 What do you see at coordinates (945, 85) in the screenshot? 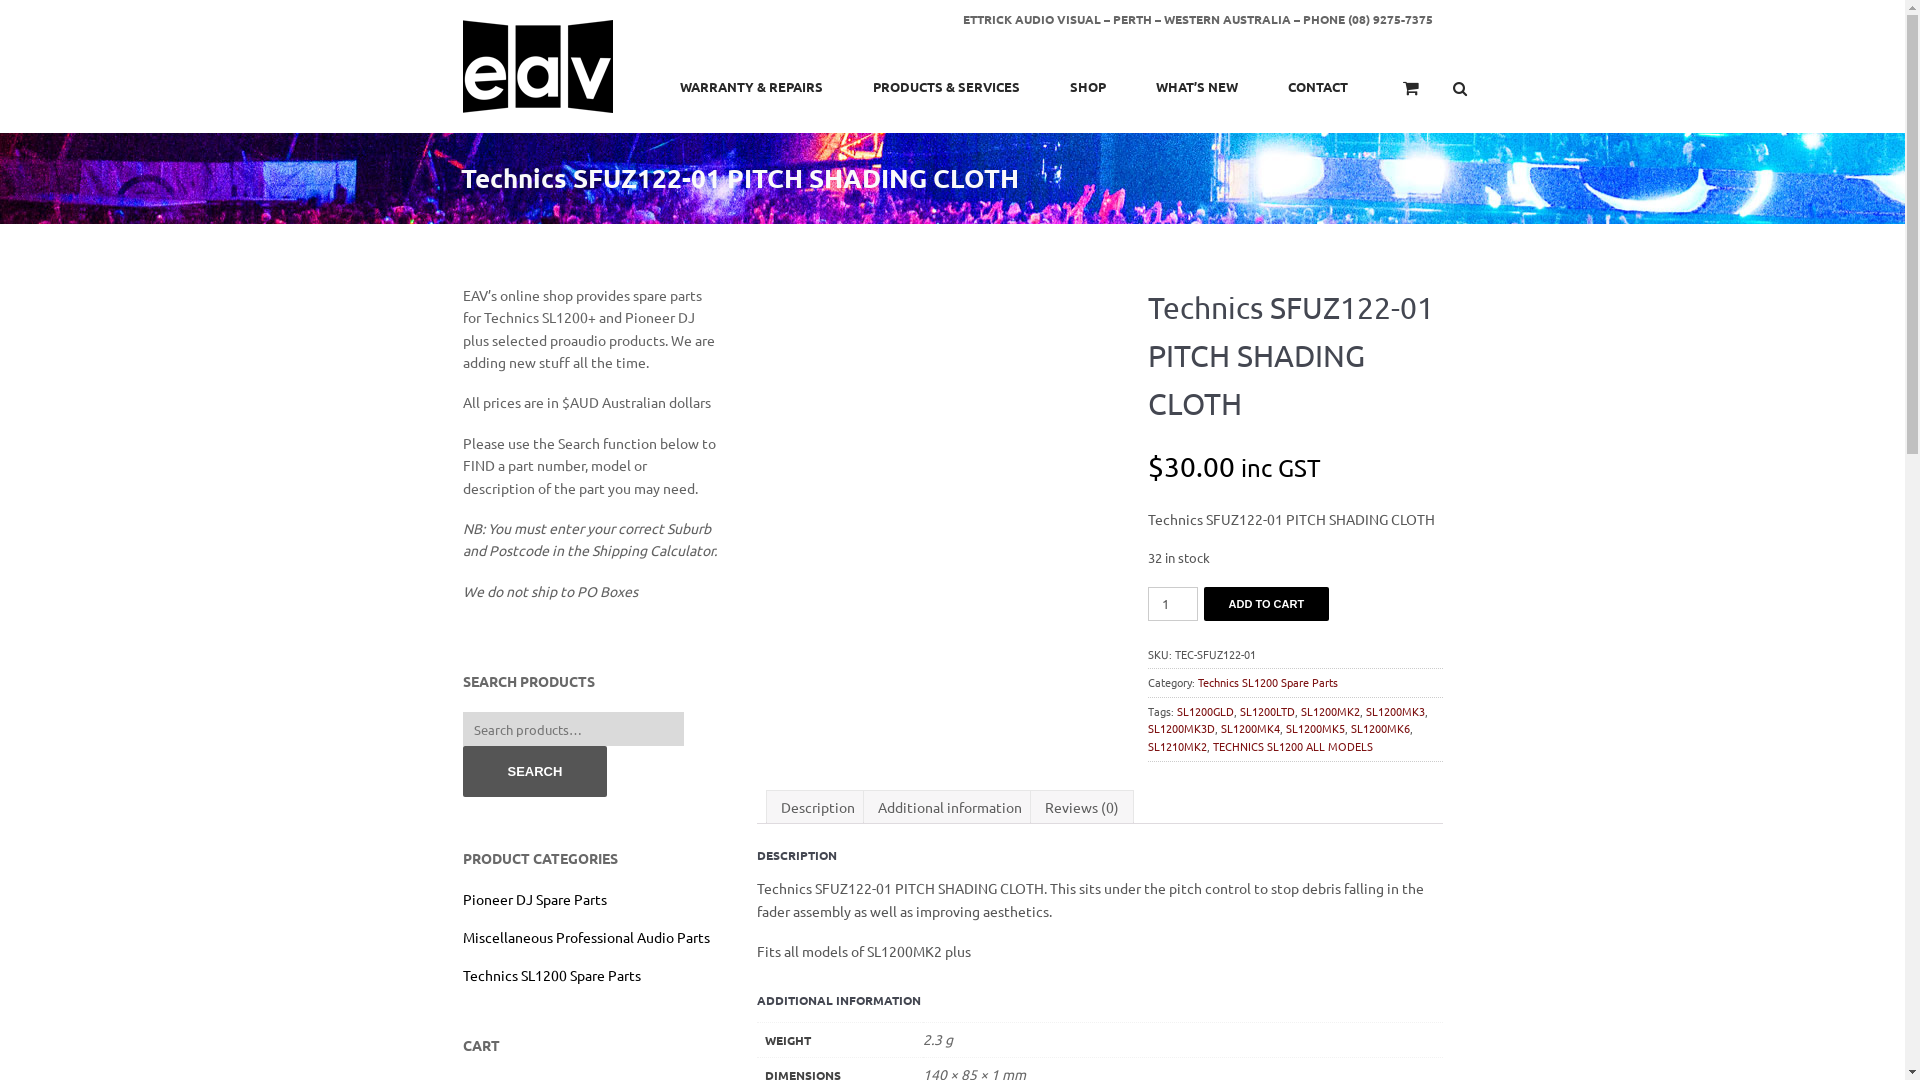
I see `'PRODUCTS & SERVICES'` at bounding box center [945, 85].